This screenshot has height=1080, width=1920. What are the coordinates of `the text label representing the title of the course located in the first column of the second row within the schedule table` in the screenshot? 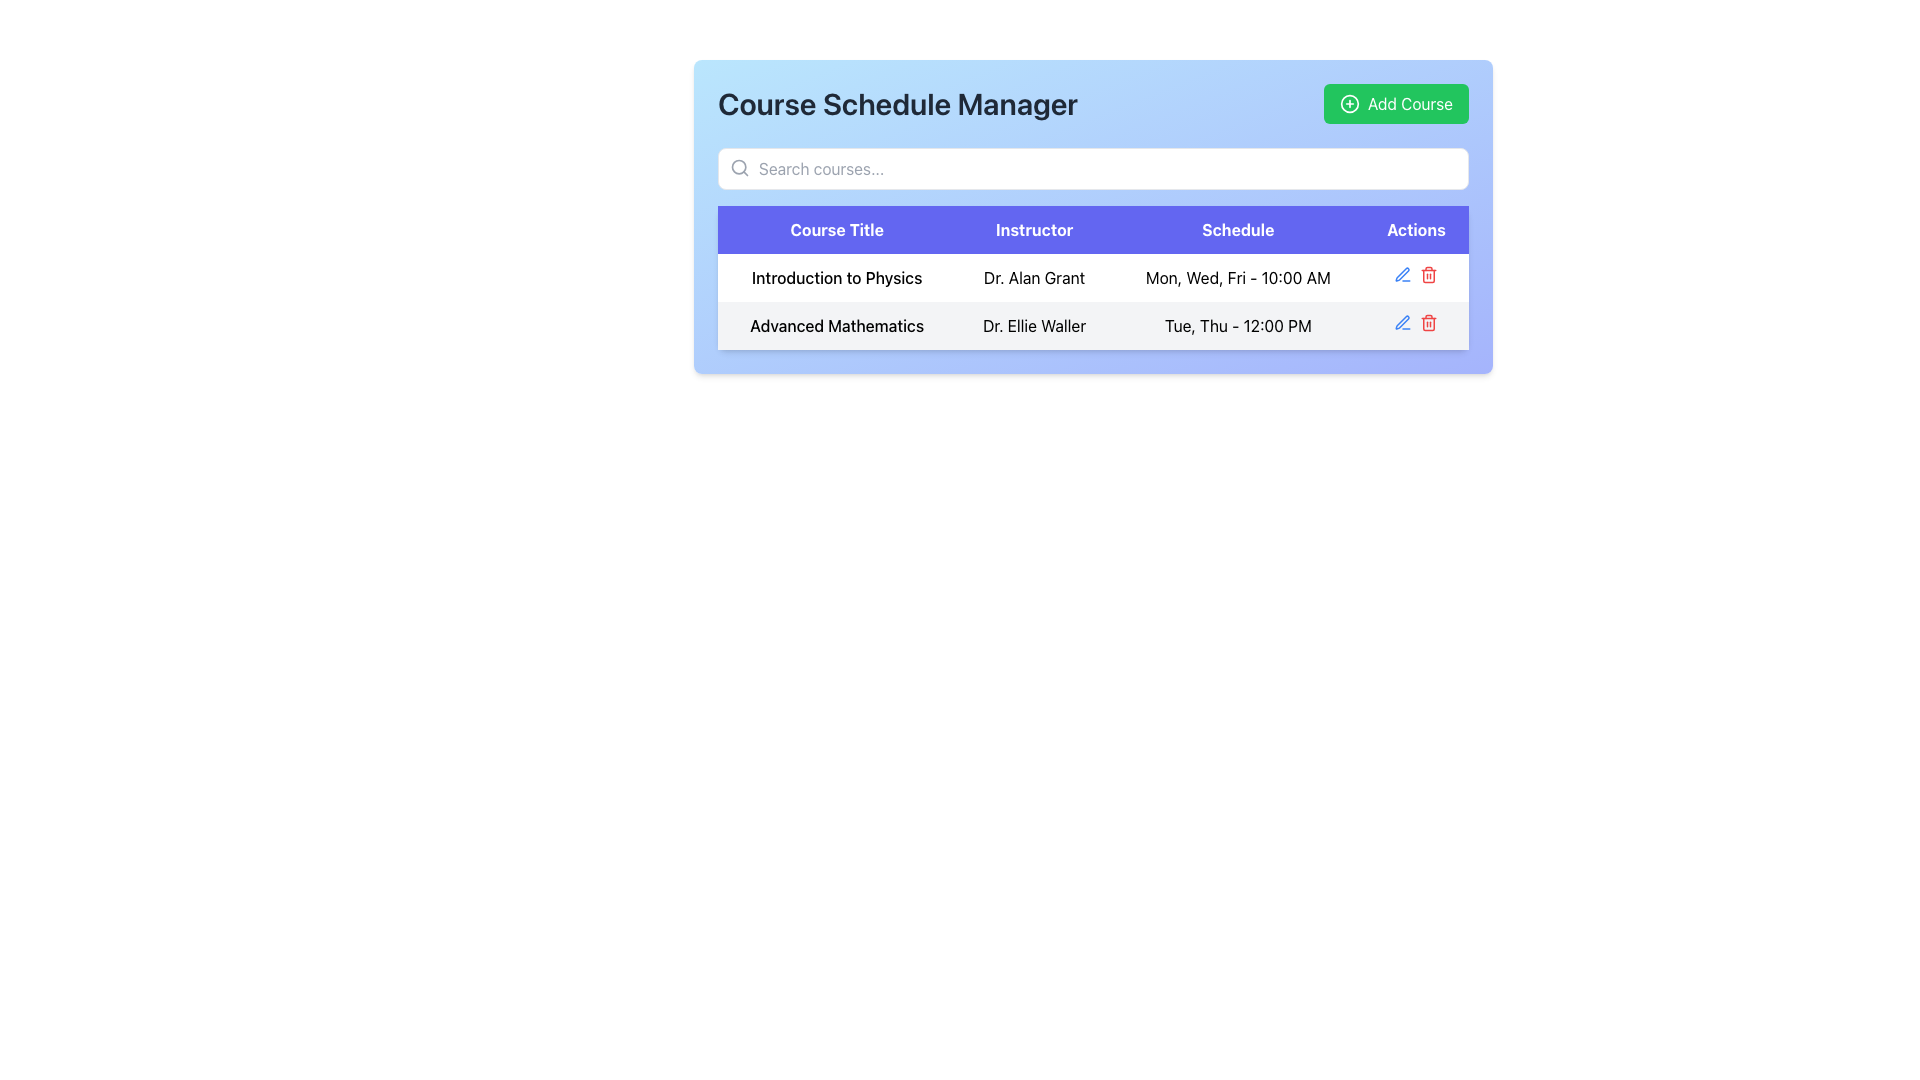 It's located at (837, 325).